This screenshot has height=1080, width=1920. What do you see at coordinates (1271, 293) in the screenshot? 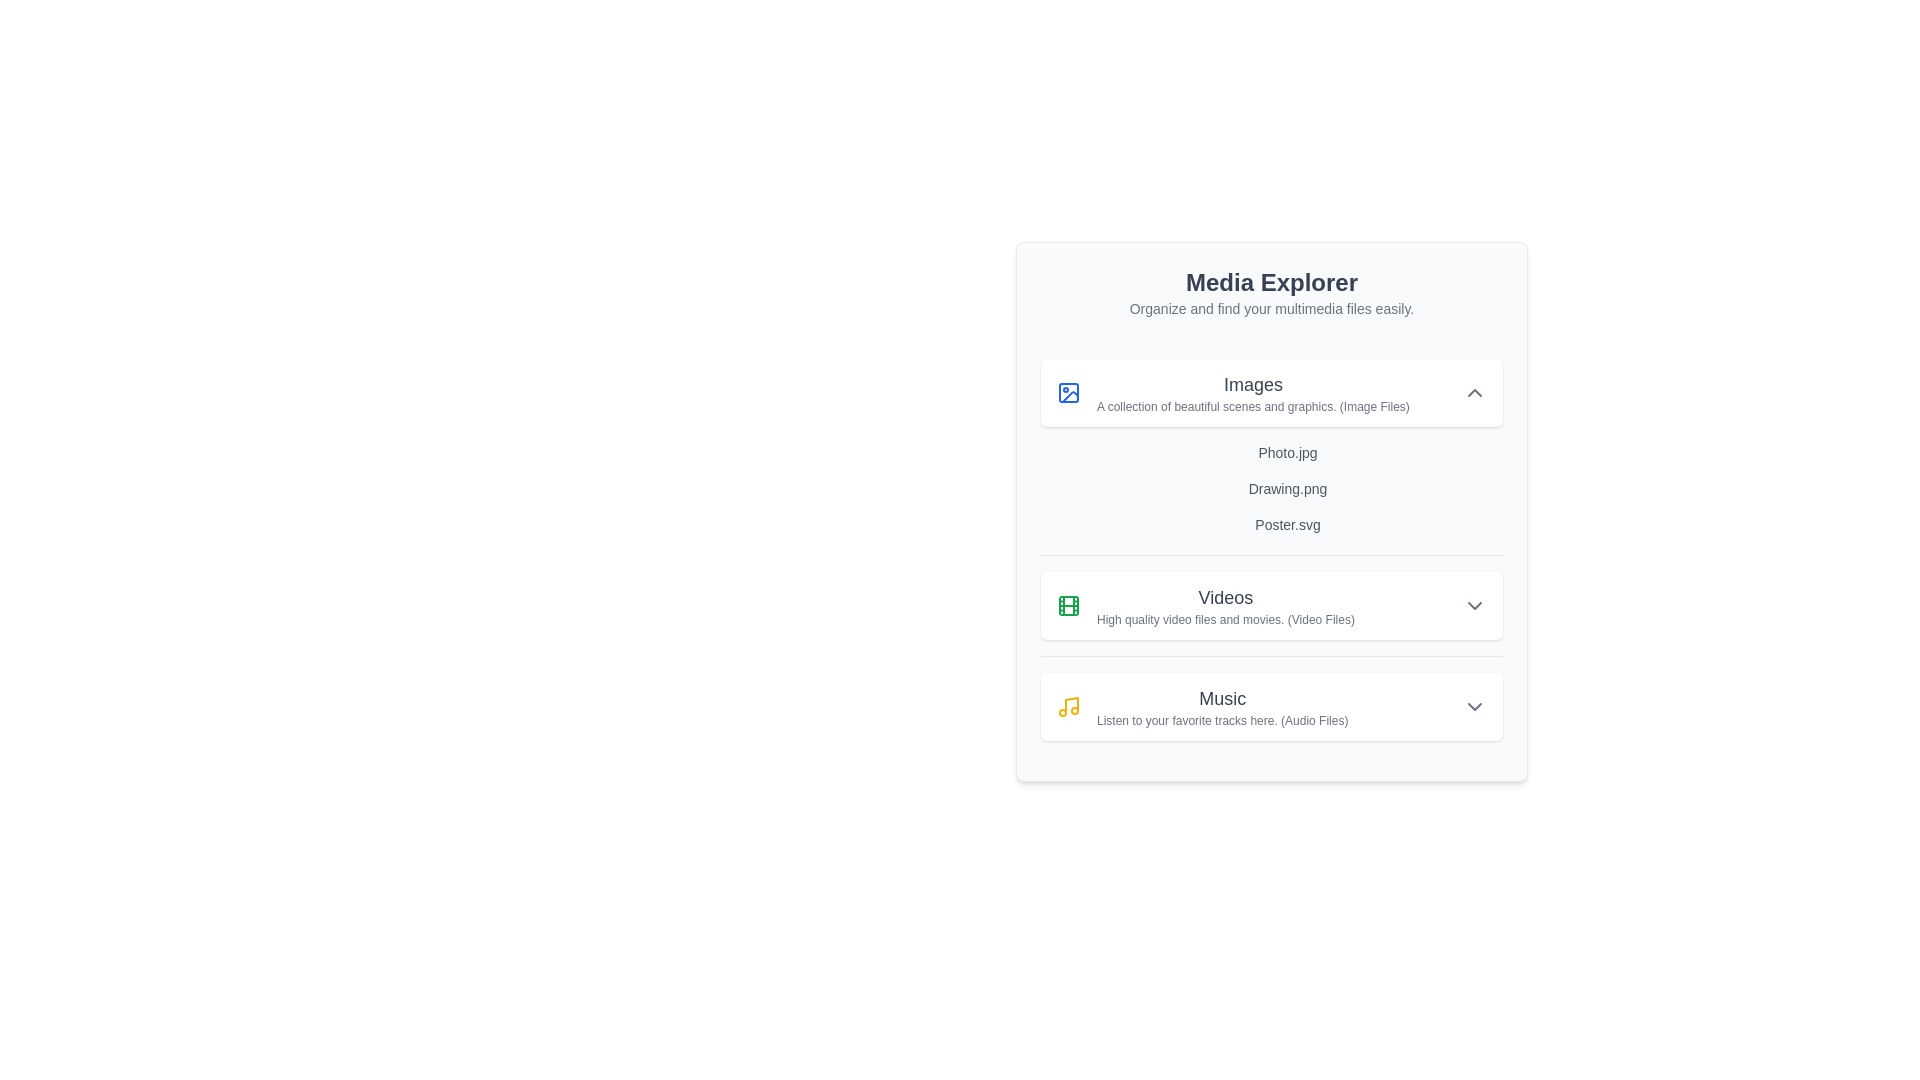
I see `the header with subheading at the top of the multimedia organizer` at bounding box center [1271, 293].